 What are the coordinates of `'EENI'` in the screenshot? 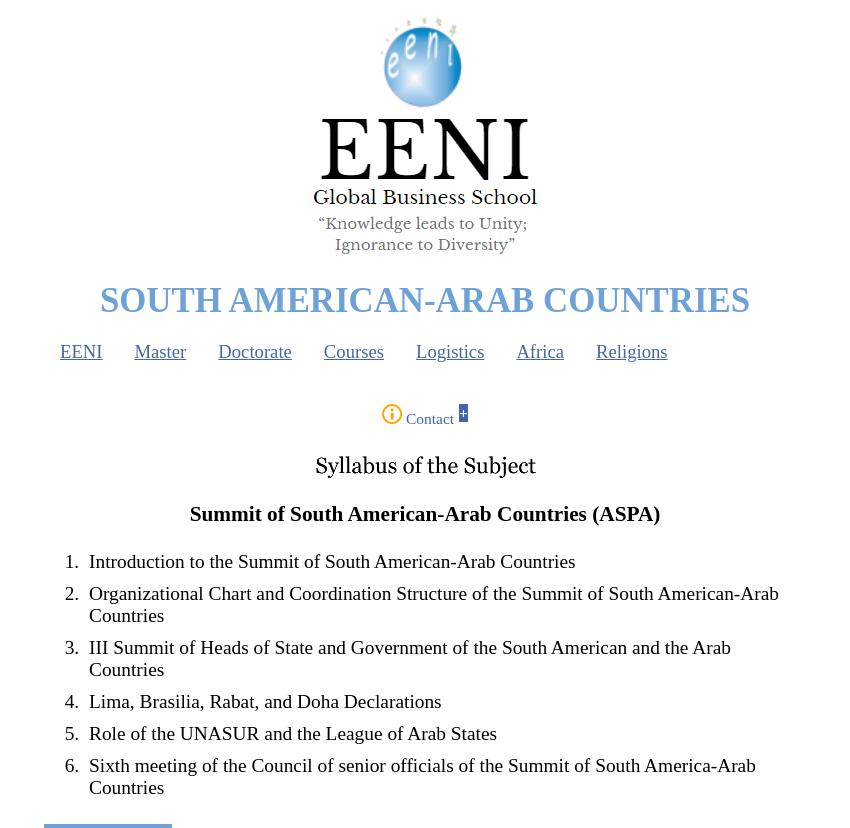 It's located at (60, 351).